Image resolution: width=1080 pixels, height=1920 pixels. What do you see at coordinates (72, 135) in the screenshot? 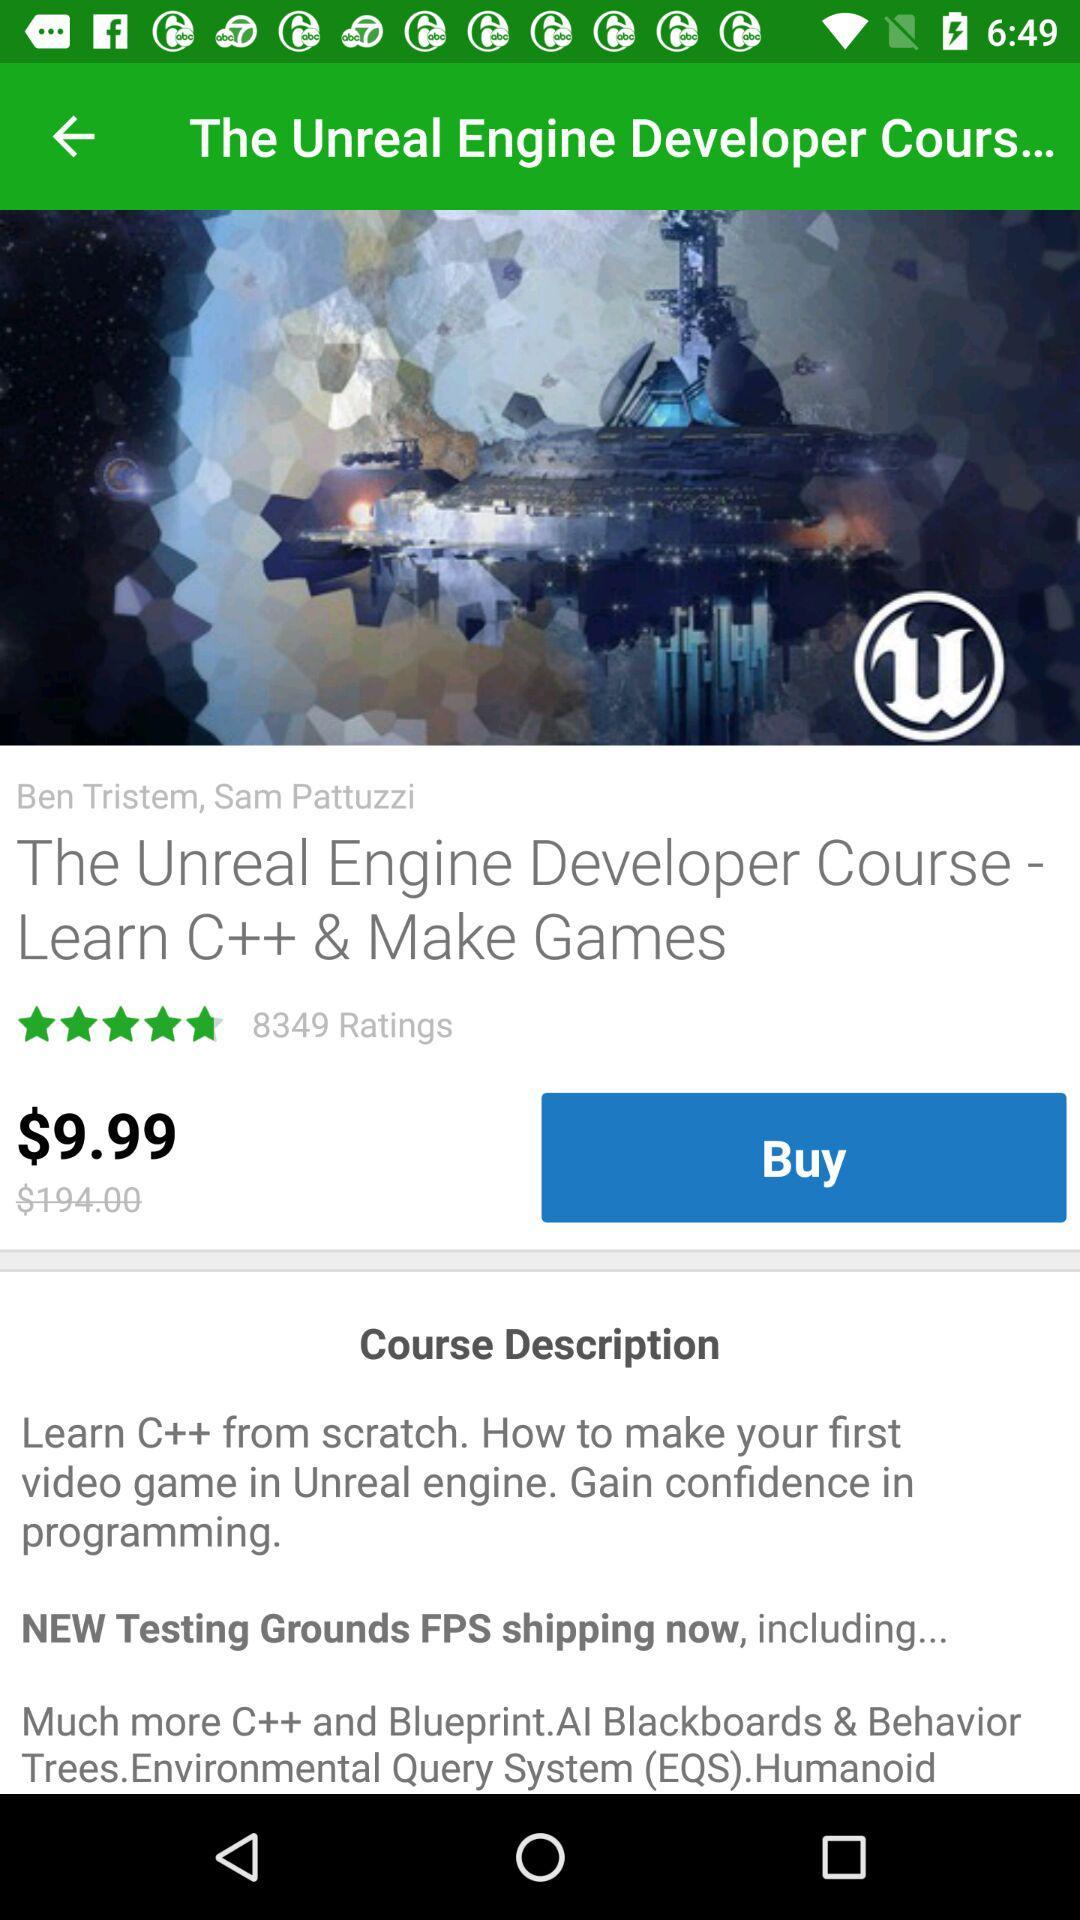
I see `icon next to the unreal engine` at bounding box center [72, 135].